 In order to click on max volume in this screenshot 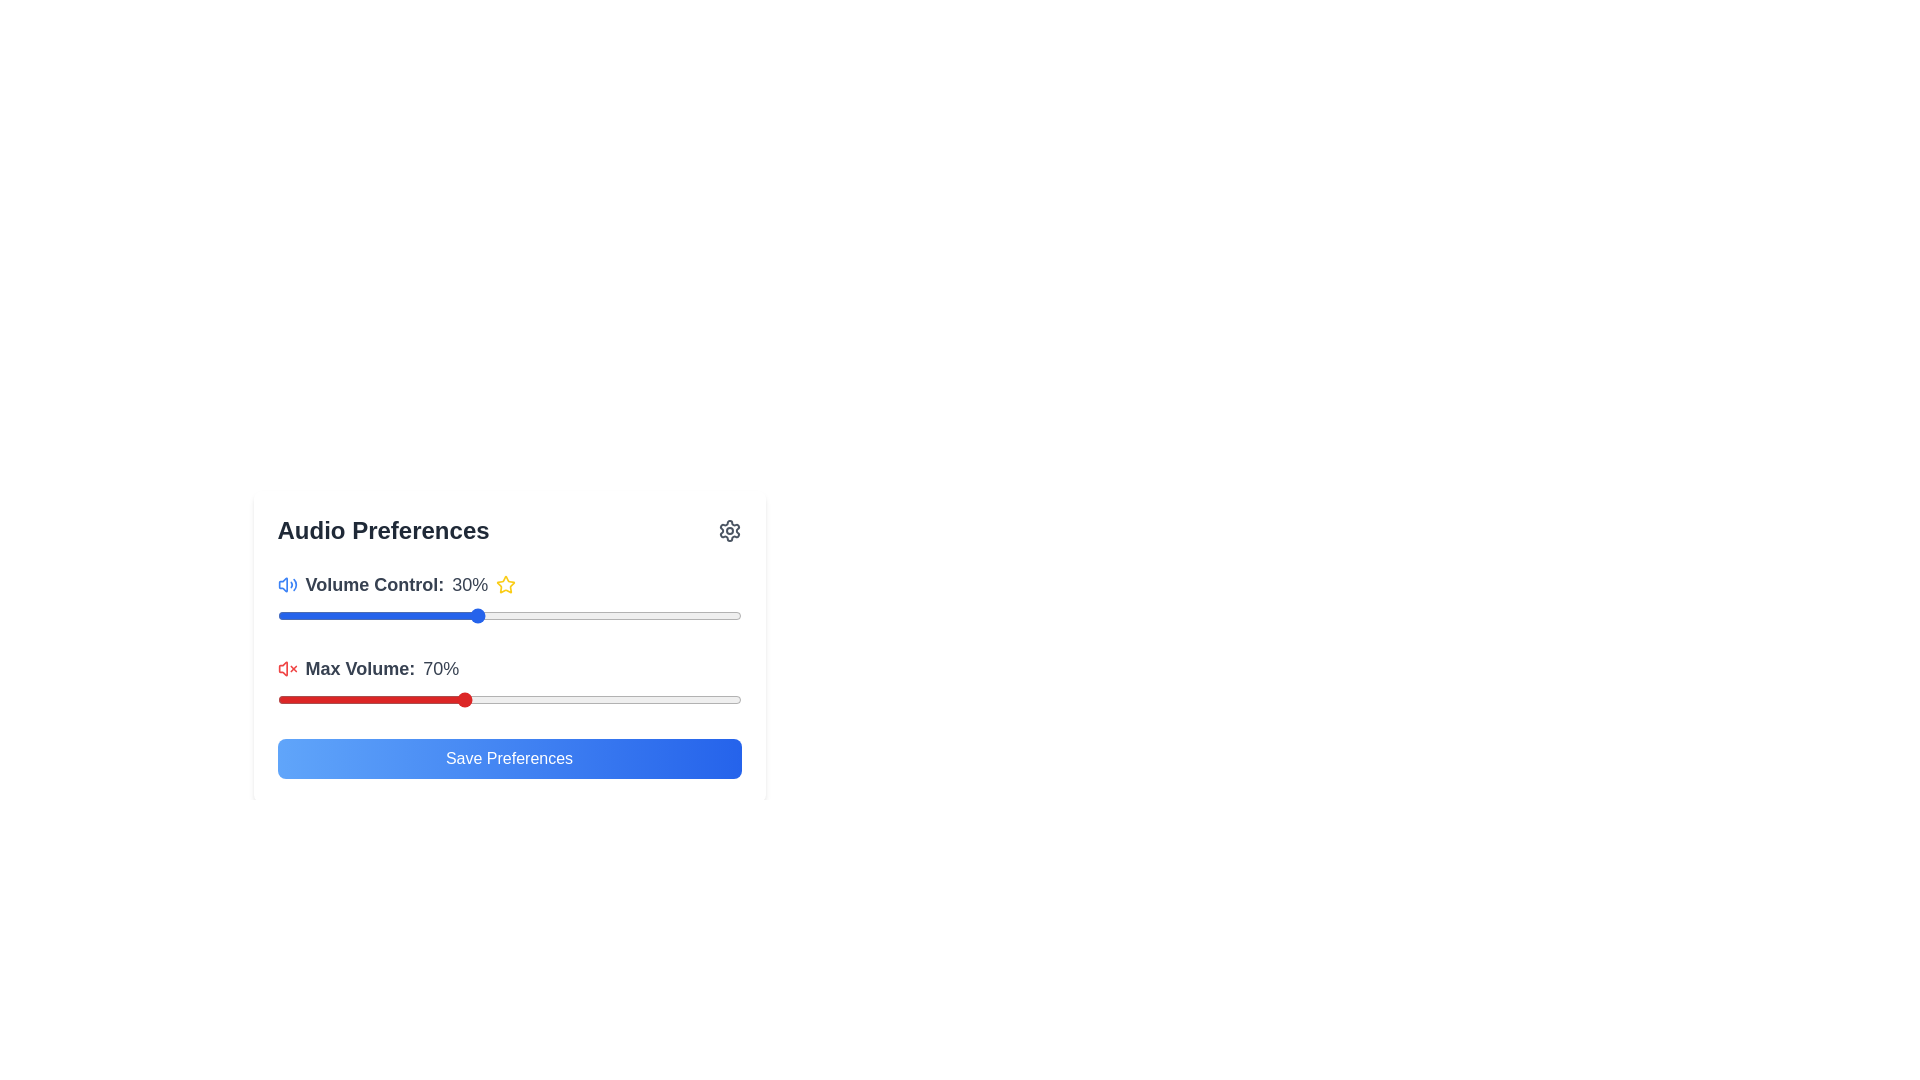, I will do `click(695, 698)`.